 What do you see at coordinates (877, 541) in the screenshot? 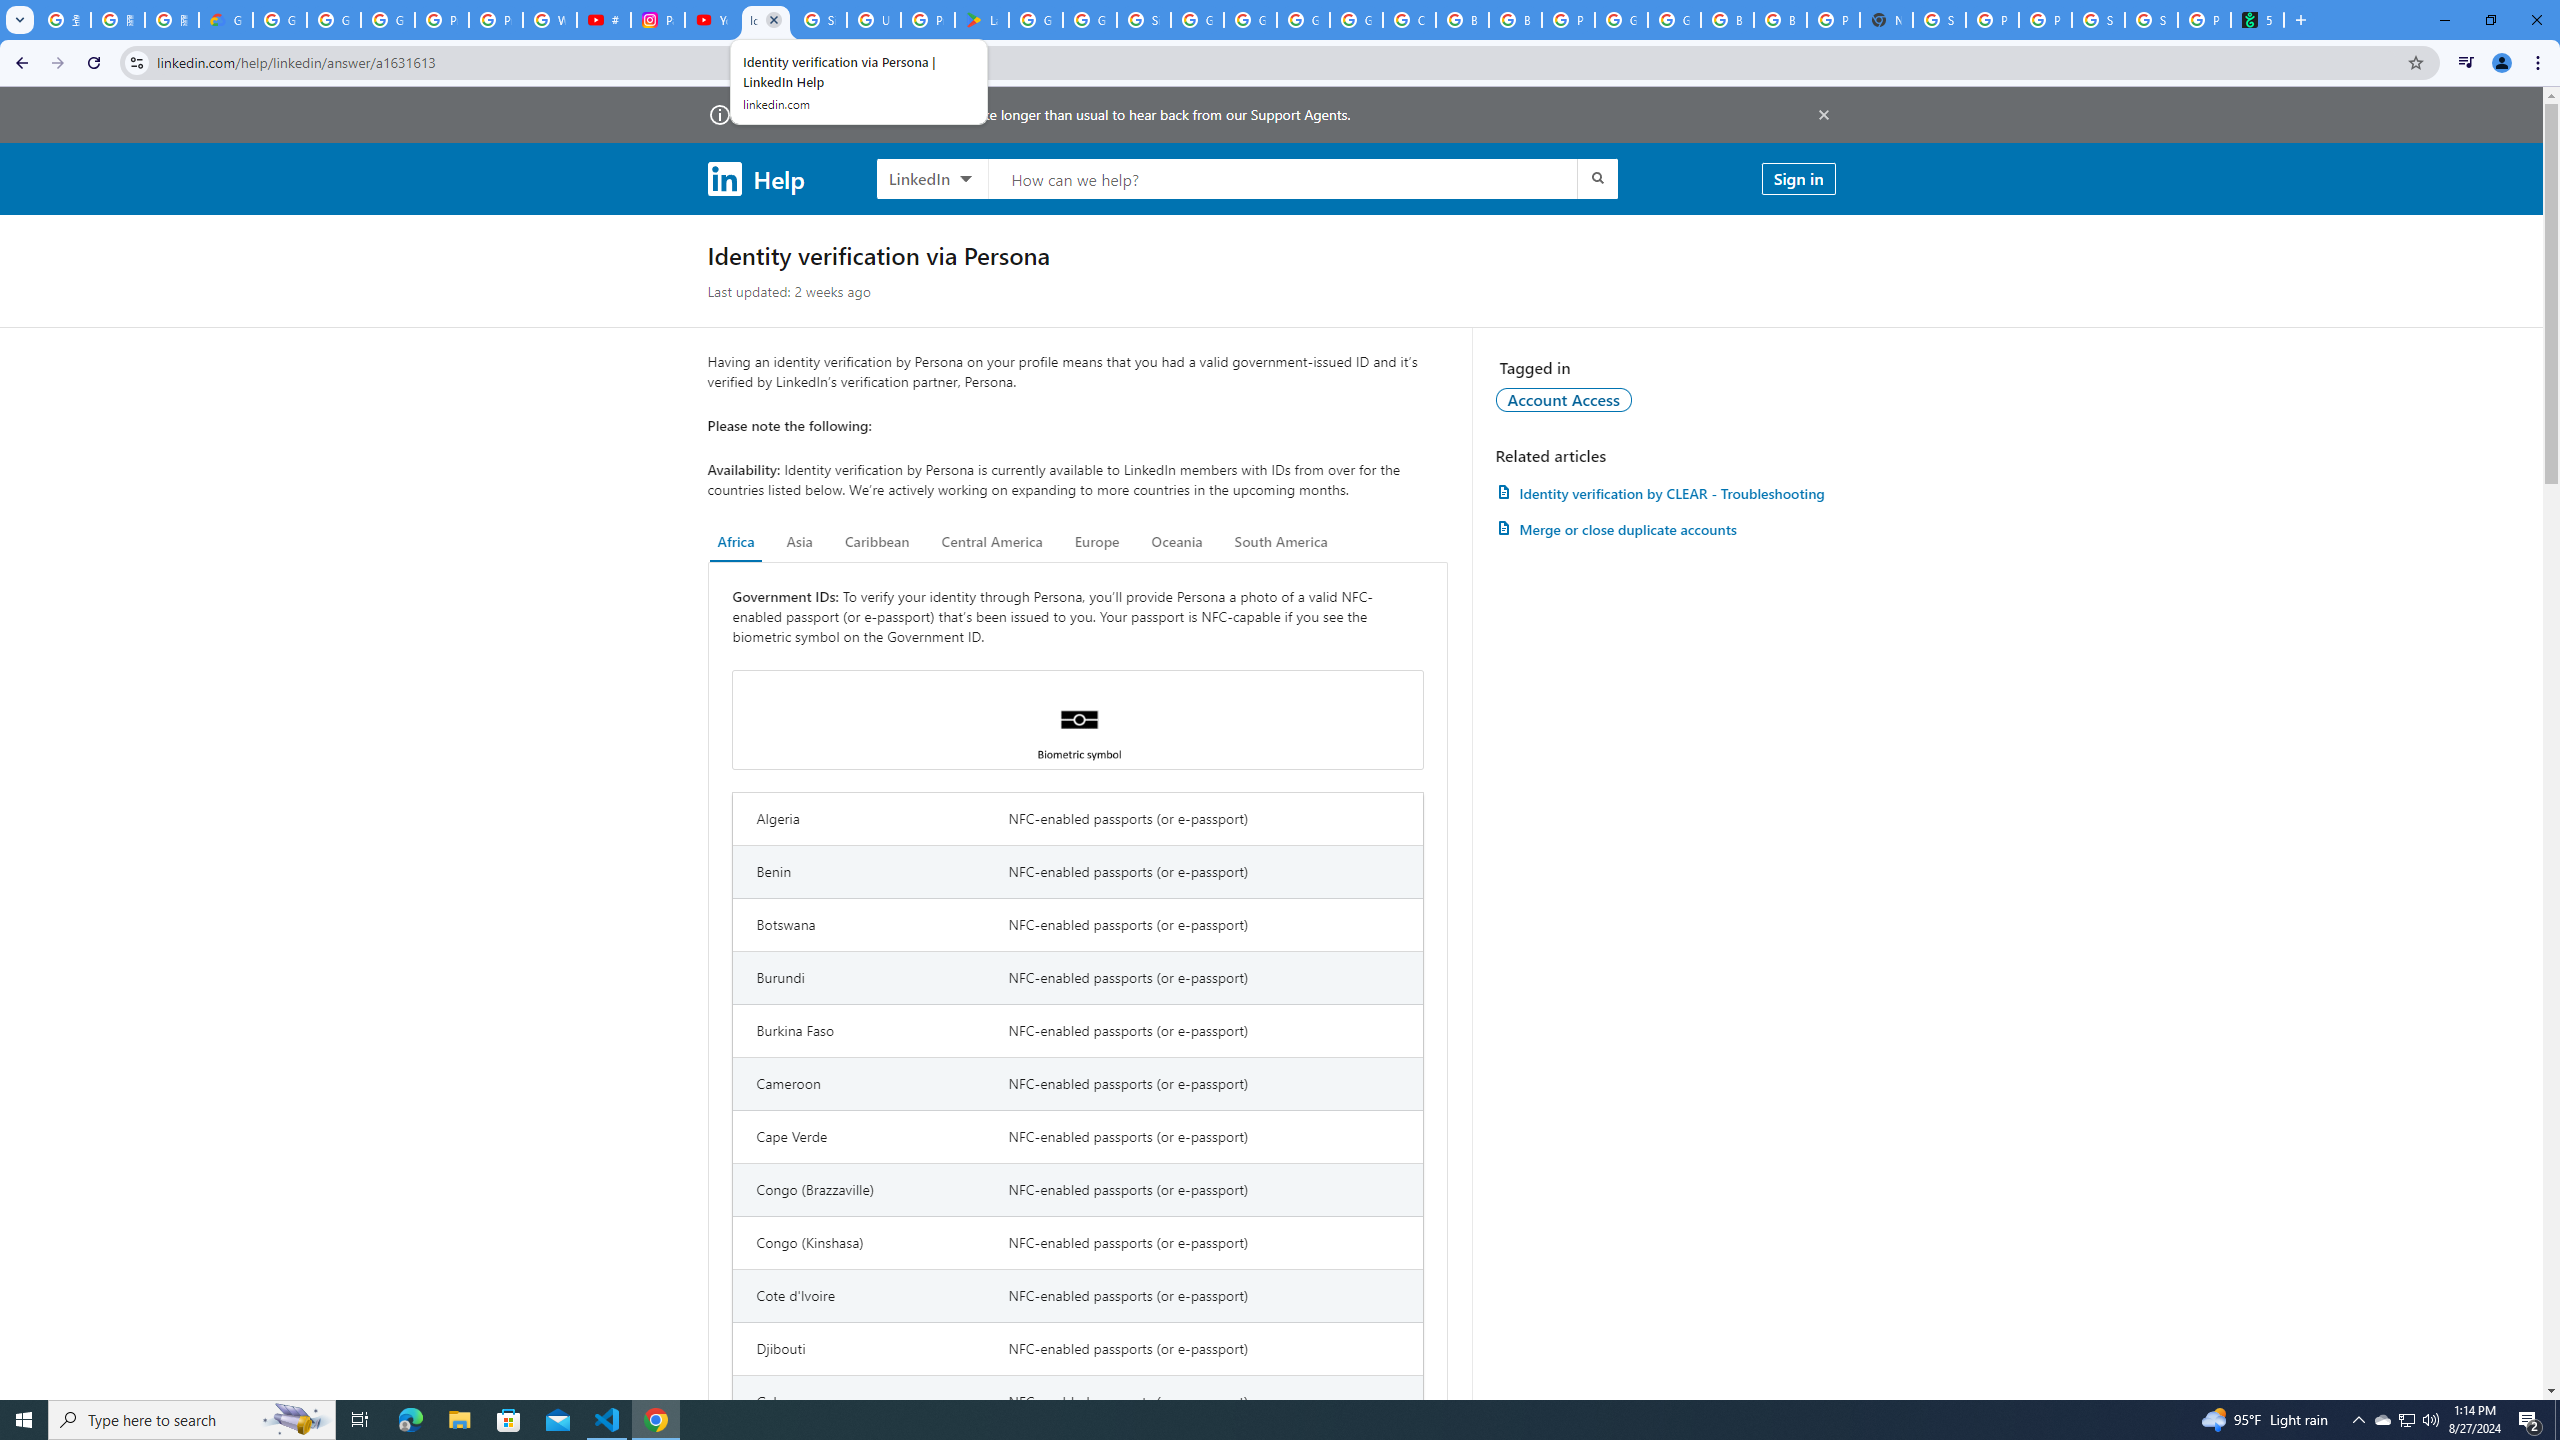
I see `'Caribbean'` at bounding box center [877, 541].